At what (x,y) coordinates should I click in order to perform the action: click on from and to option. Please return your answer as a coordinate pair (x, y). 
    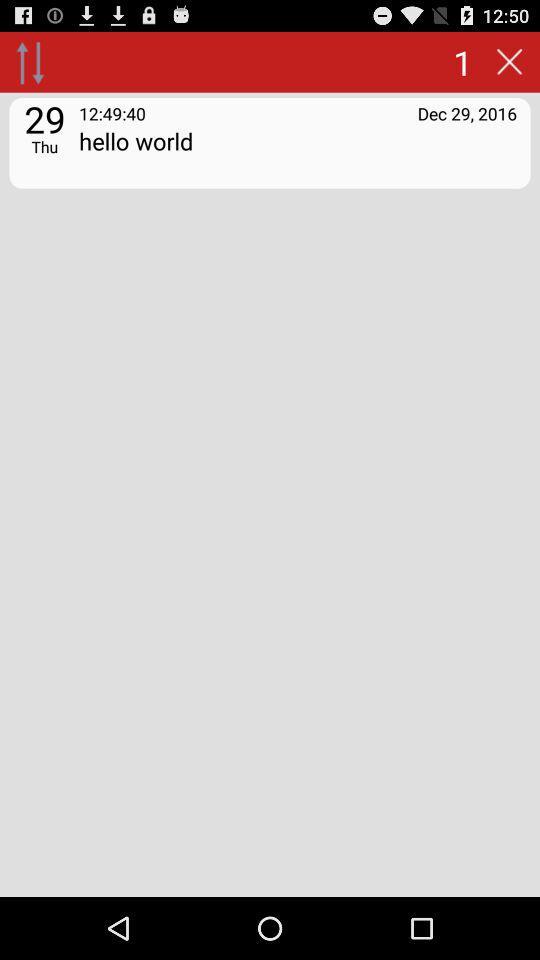
    Looking at the image, I should click on (29, 61).